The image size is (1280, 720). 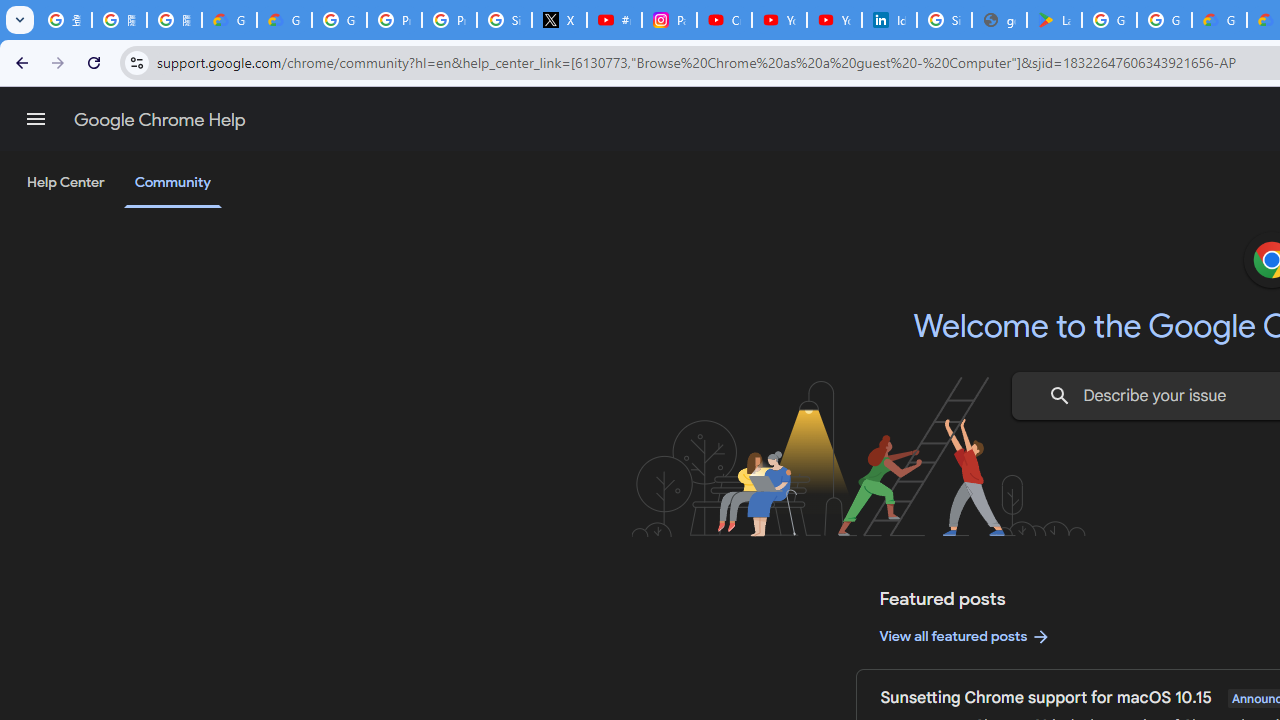 What do you see at coordinates (1164, 20) in the screenshot?
I see `'Google Workspace - Specific Terms'` at bounding box center [1164, 20].